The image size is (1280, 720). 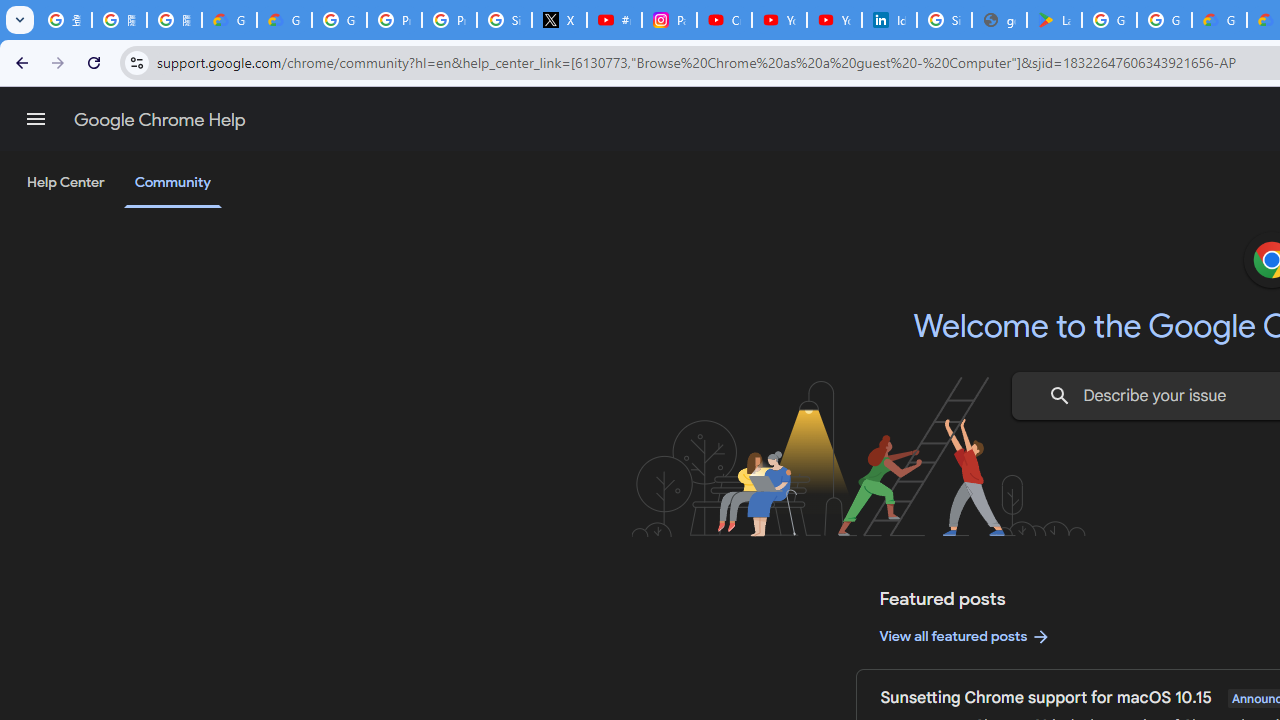 What do you see at coordinates (1164, 20) in the screenshot?
I see `'Google Workspace - Specific Terms'` at bounding box center [1164, 20].